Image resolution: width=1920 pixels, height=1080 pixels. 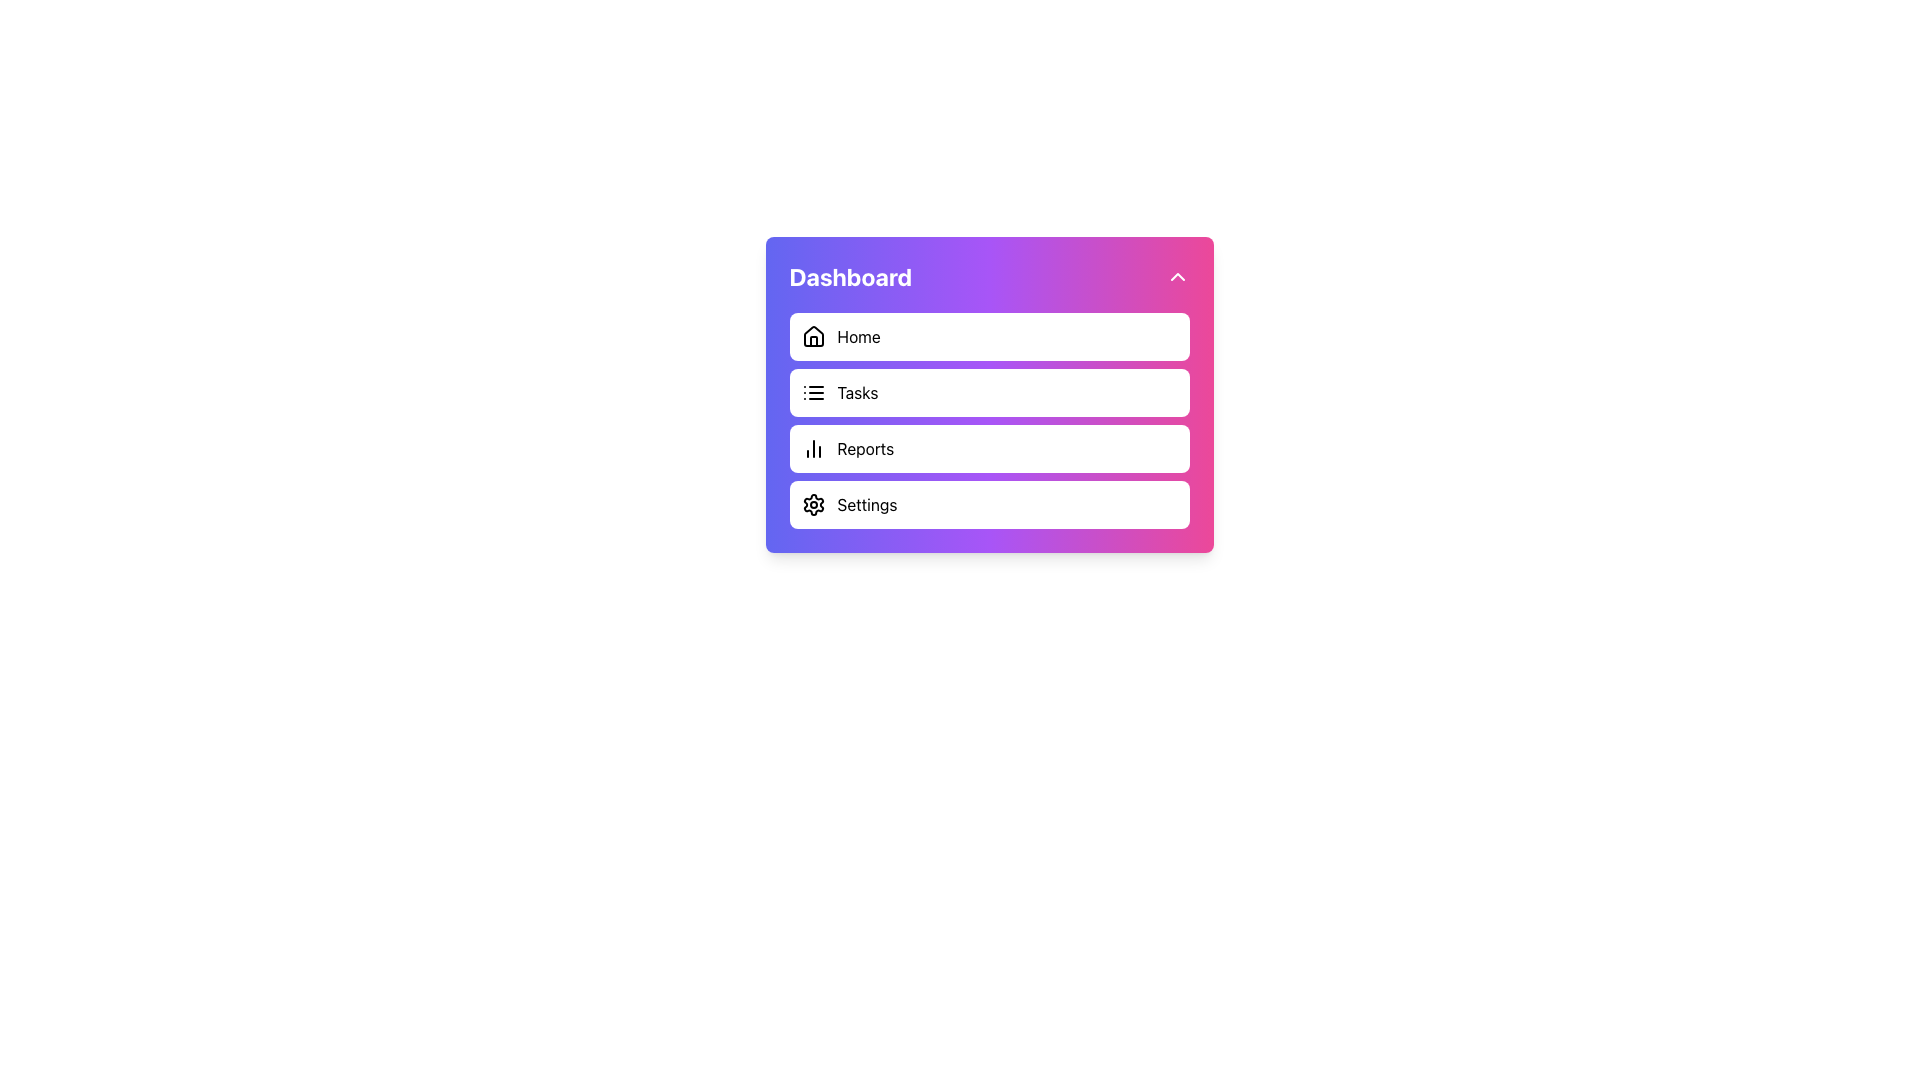 What do you see at coordinates (813, 335) in the screenshot?
I see `the 'Home' icon in the menu under the 'Dashboard' section, which is the leftmost element represented by a house icon followed by the label 'Home'` at bounding box center [813, 335].